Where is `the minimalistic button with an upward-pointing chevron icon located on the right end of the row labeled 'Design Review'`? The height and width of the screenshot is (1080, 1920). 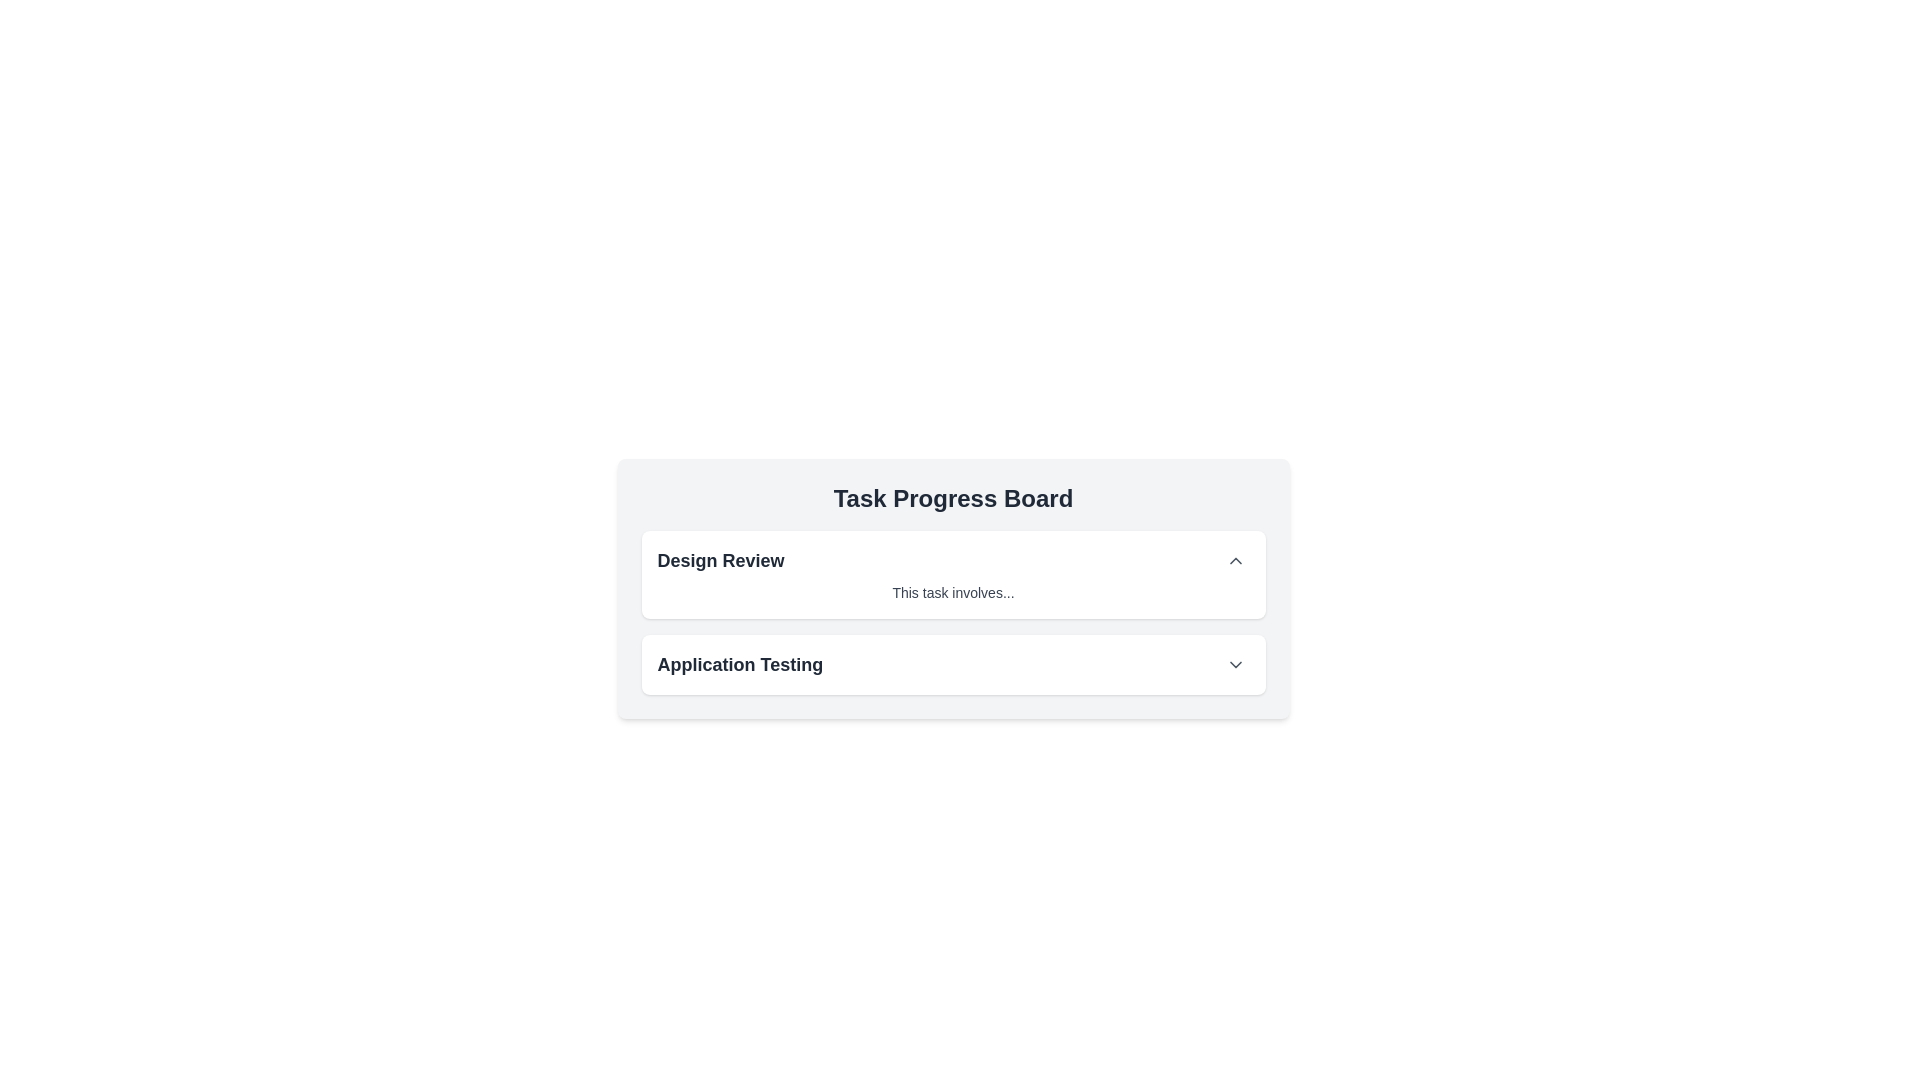
the minimalistic button with an upward-pointing chevron icon located on the right end of the row labeled 'Design Review' is located at coordinates (1234, 560).